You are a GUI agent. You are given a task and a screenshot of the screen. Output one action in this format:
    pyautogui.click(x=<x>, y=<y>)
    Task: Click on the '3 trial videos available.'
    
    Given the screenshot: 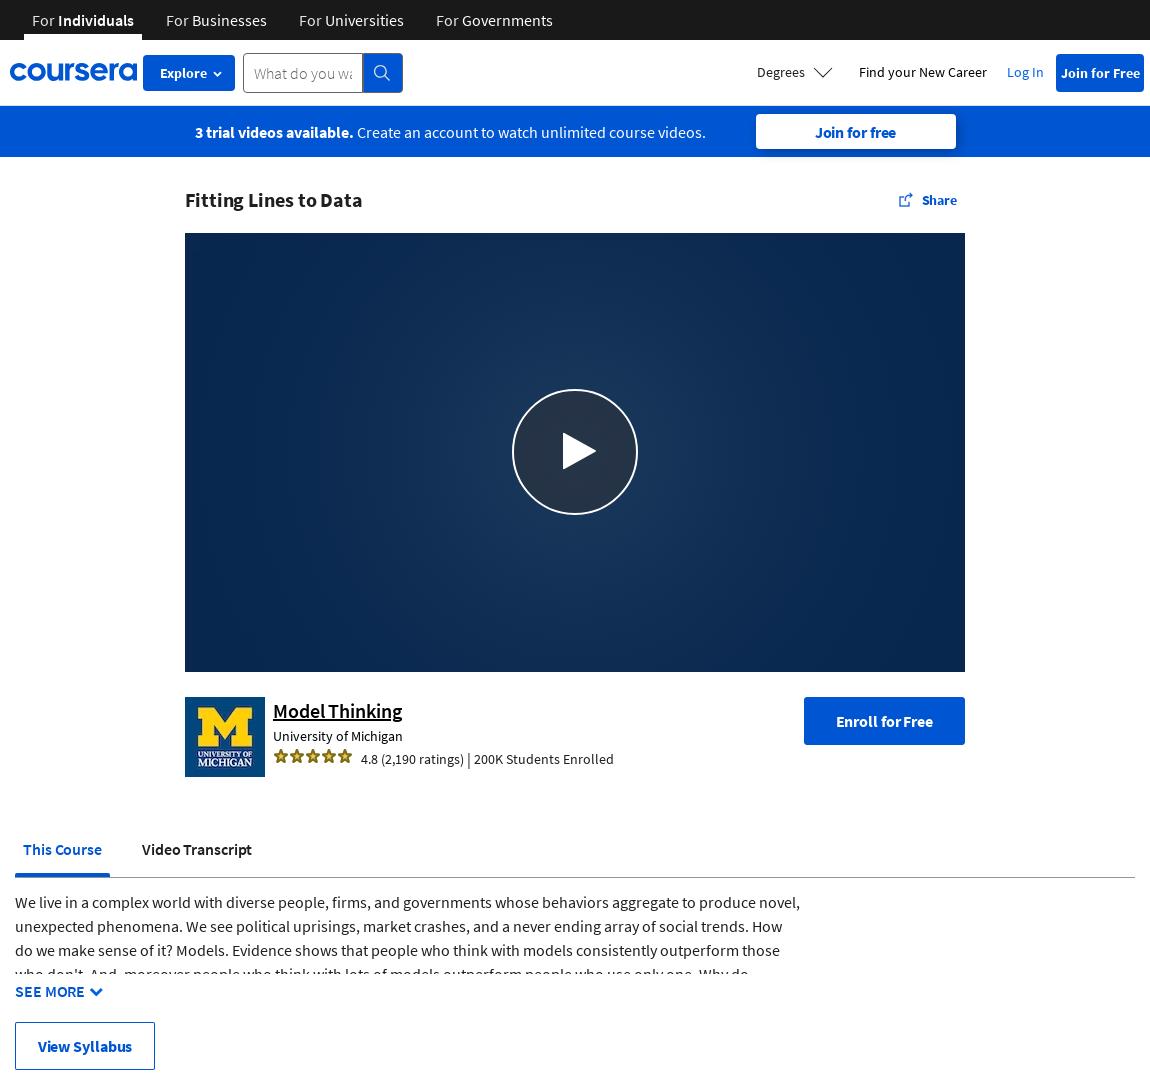 What is the action you would take?
    pyautogui.click(x=272, y=130)
    